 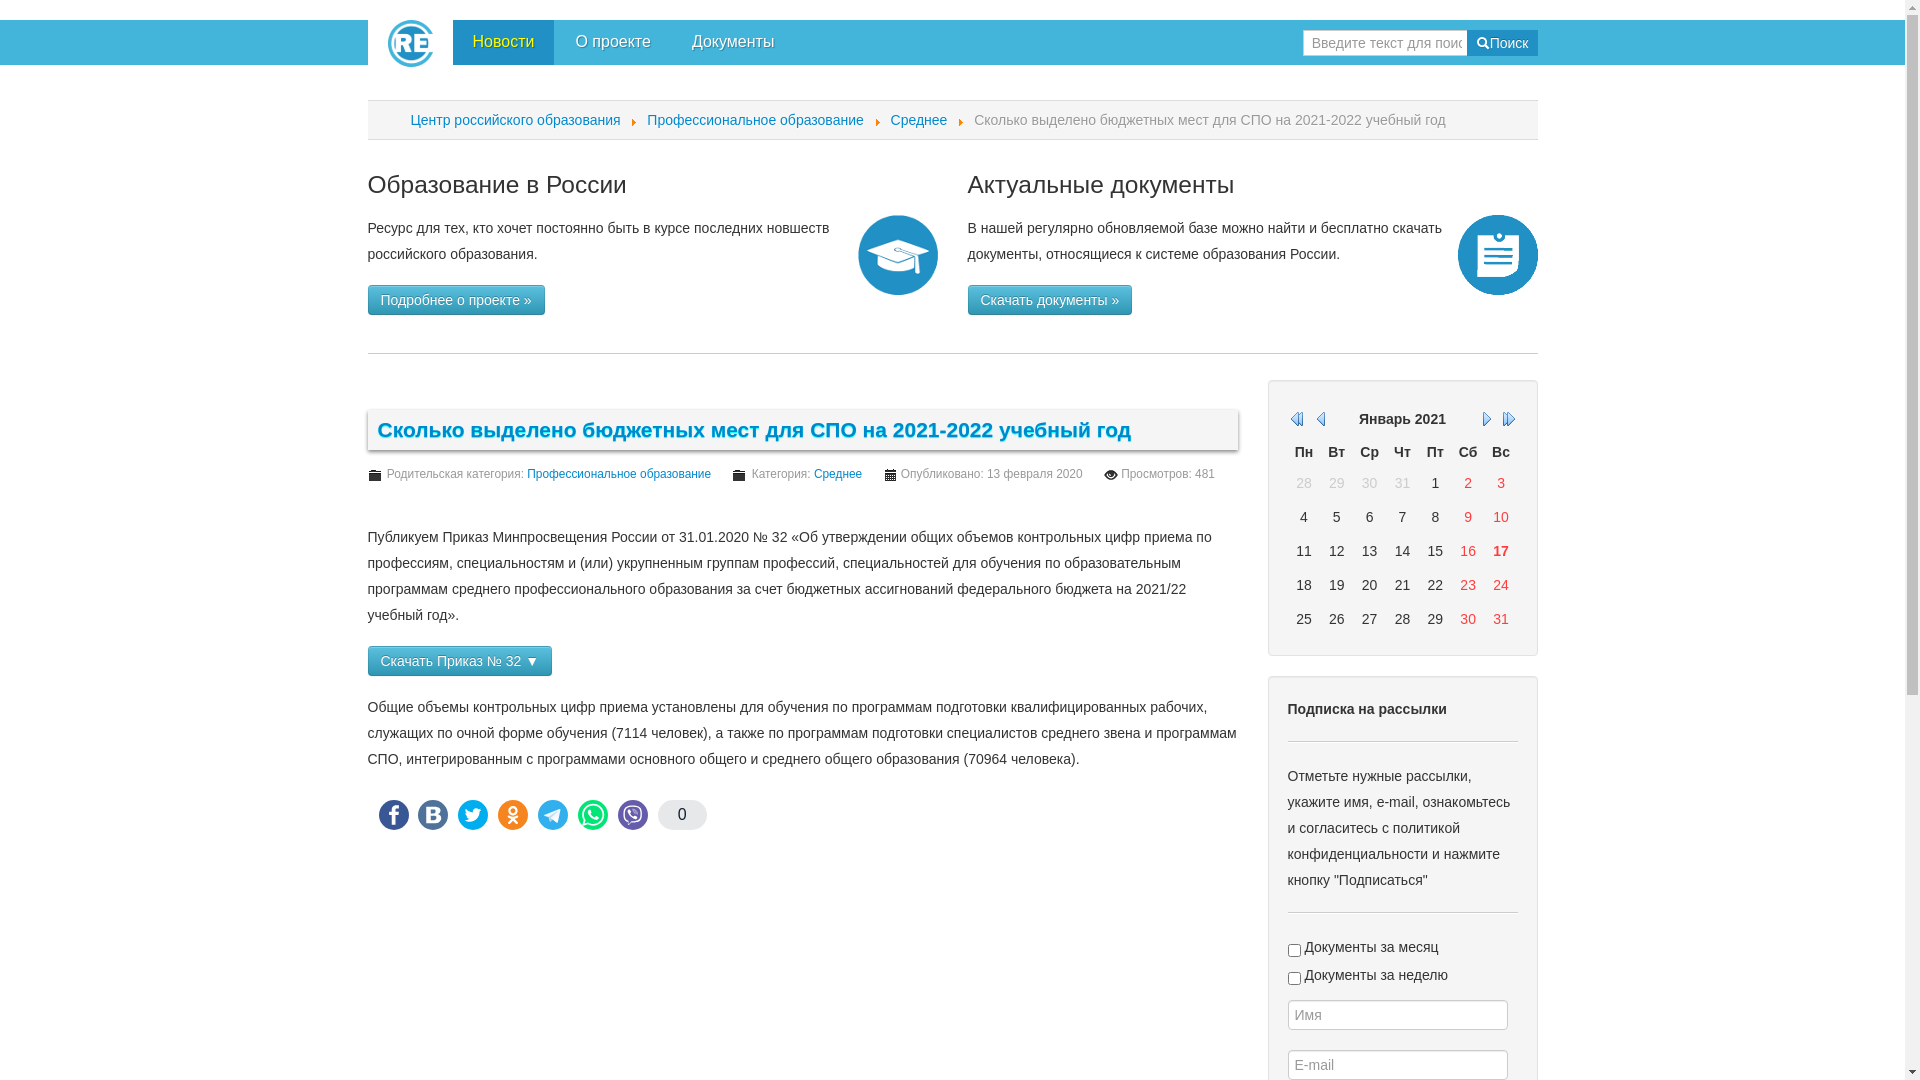 I want to click on 'WhatsApp', so click(x=592, y=814).